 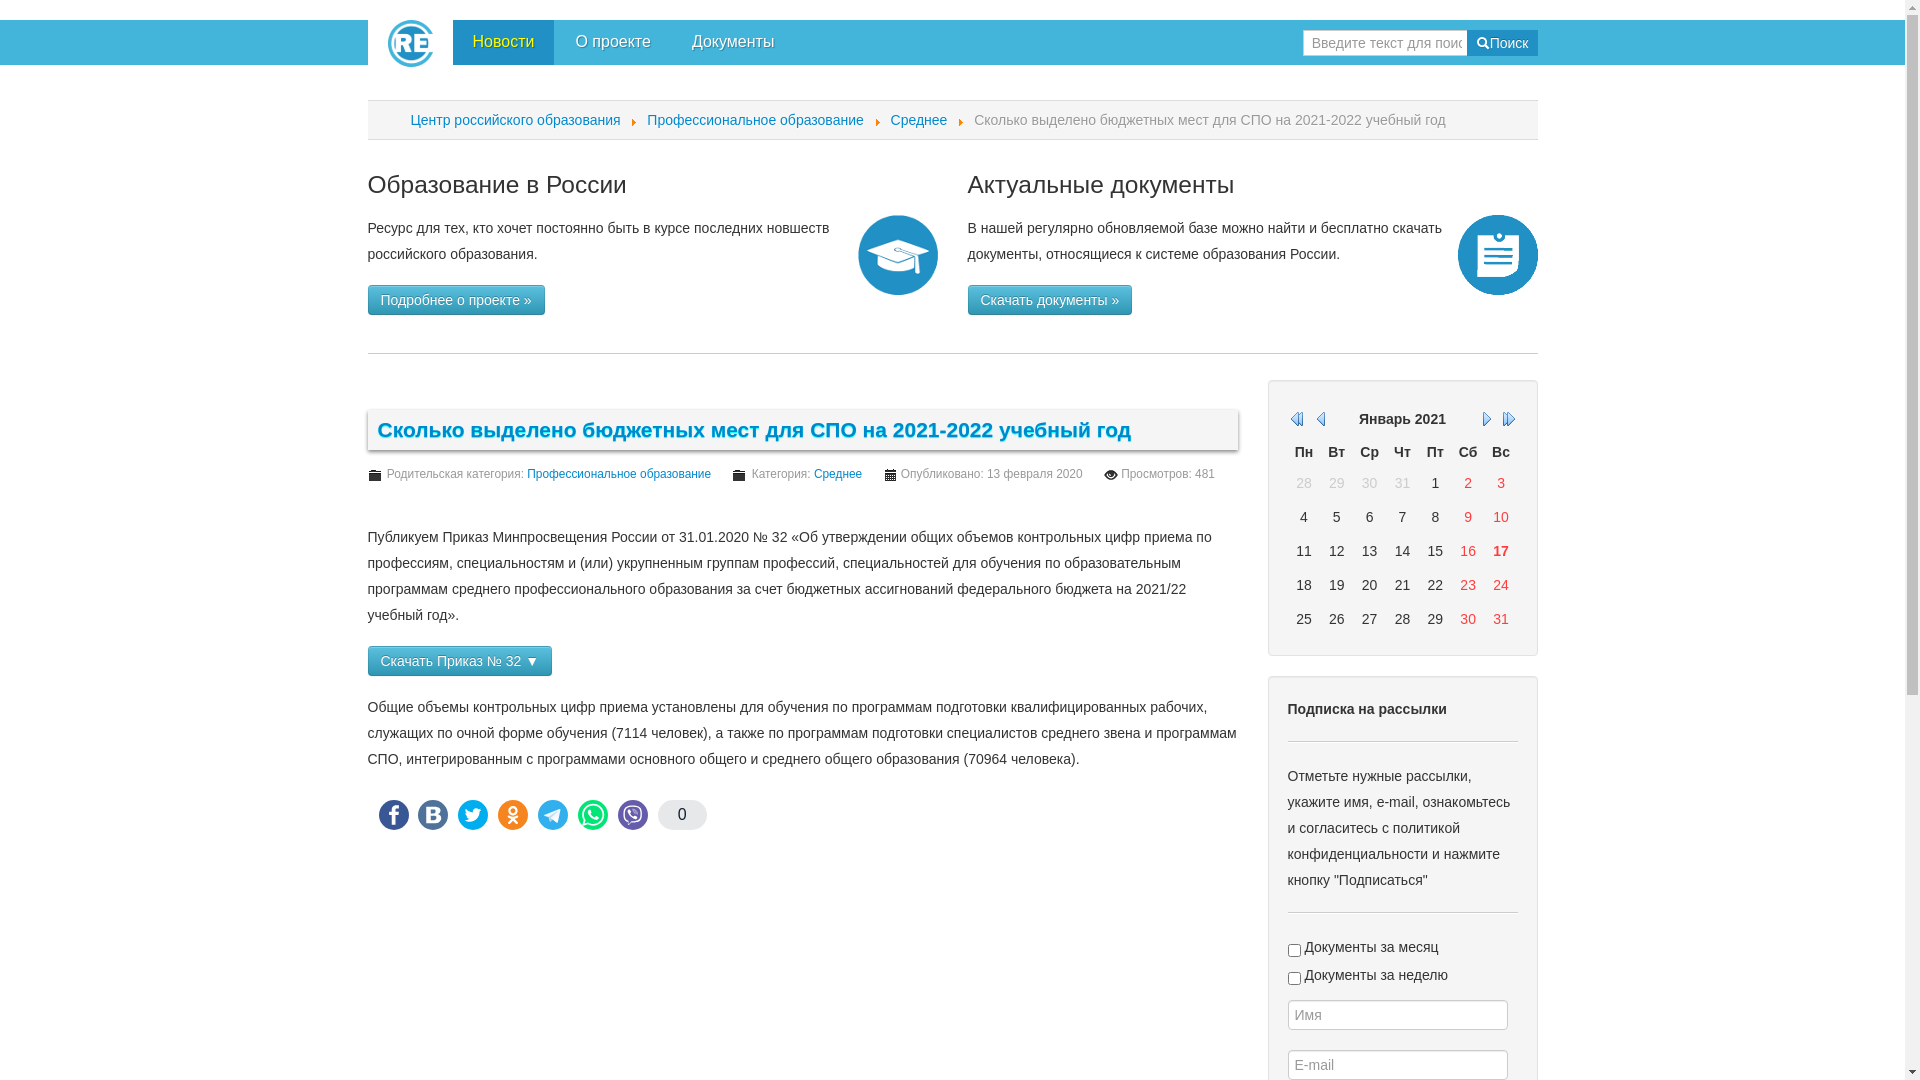 I want to click on 'WhatsApp', so click(x=592, y=814).